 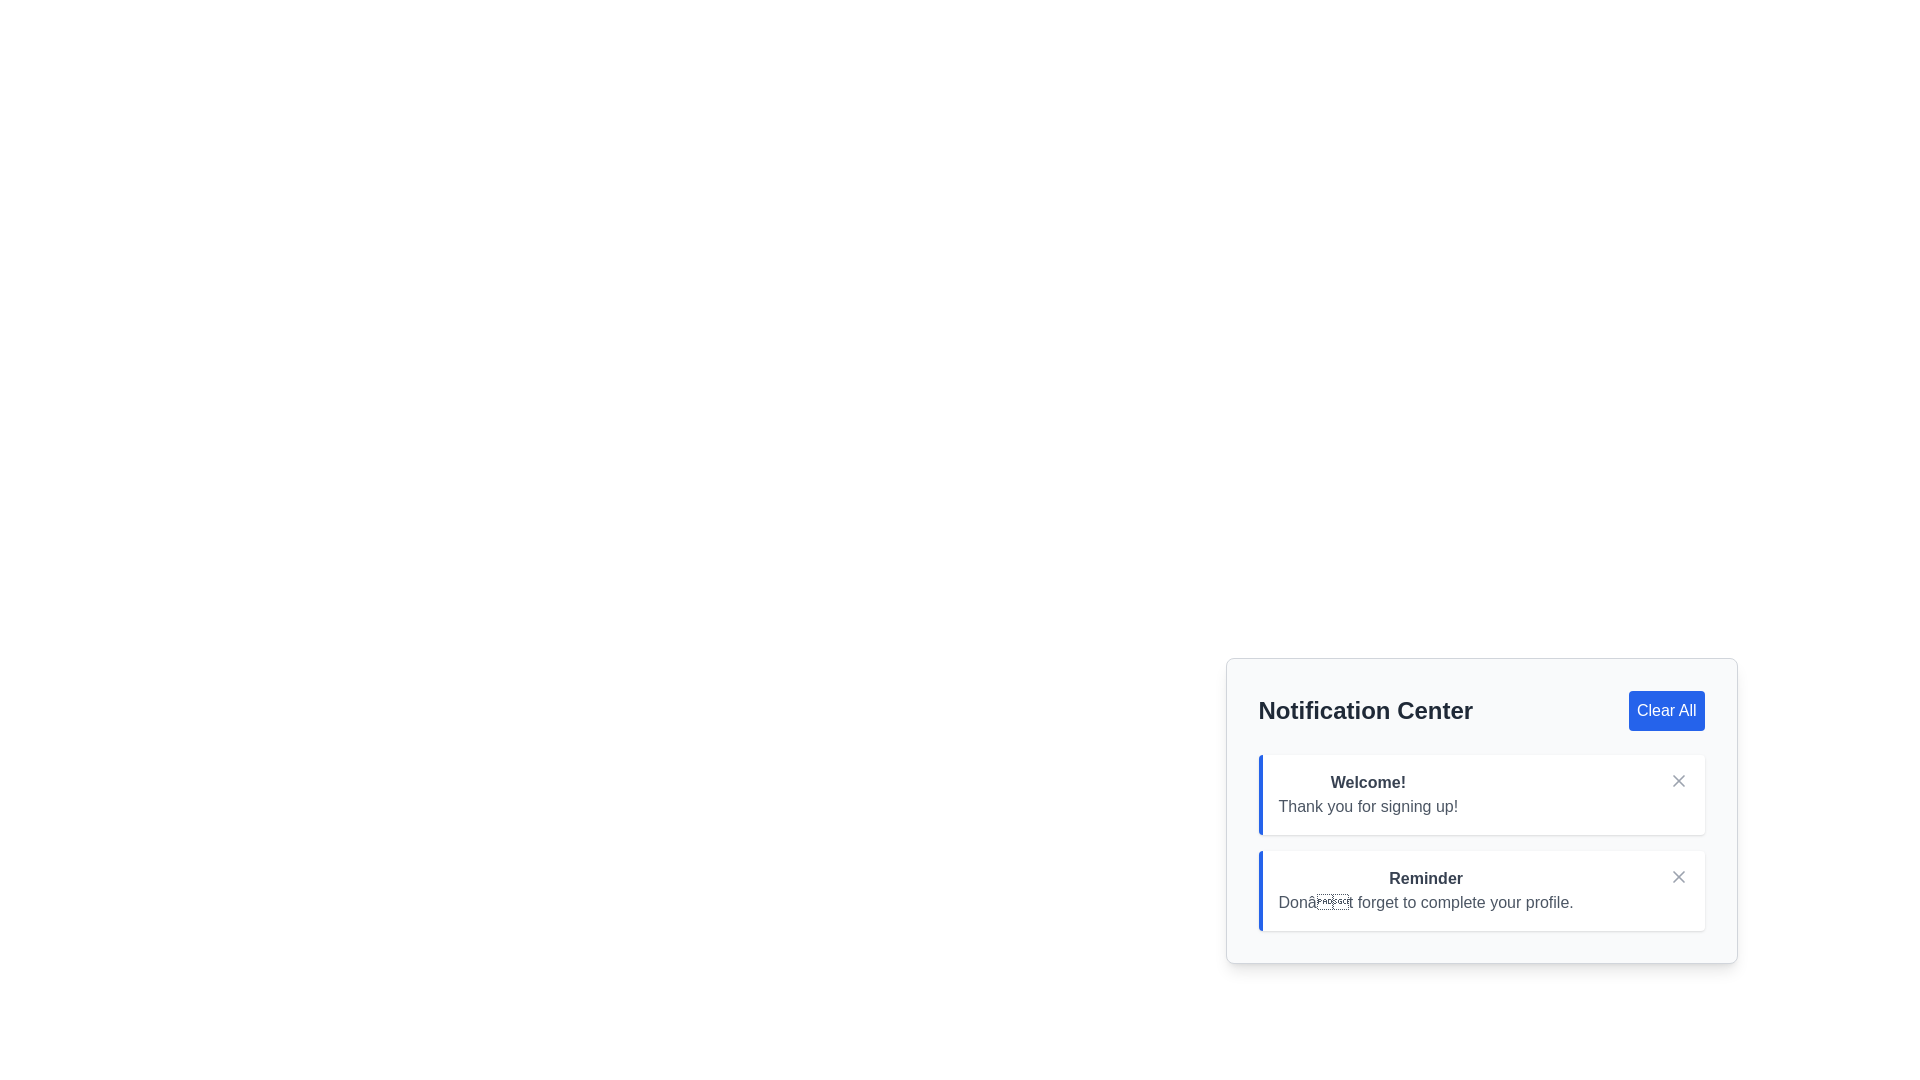 I want to click on the button in the top-right corner of the 'Reminder' notification card, so click(x=1678, y=875).